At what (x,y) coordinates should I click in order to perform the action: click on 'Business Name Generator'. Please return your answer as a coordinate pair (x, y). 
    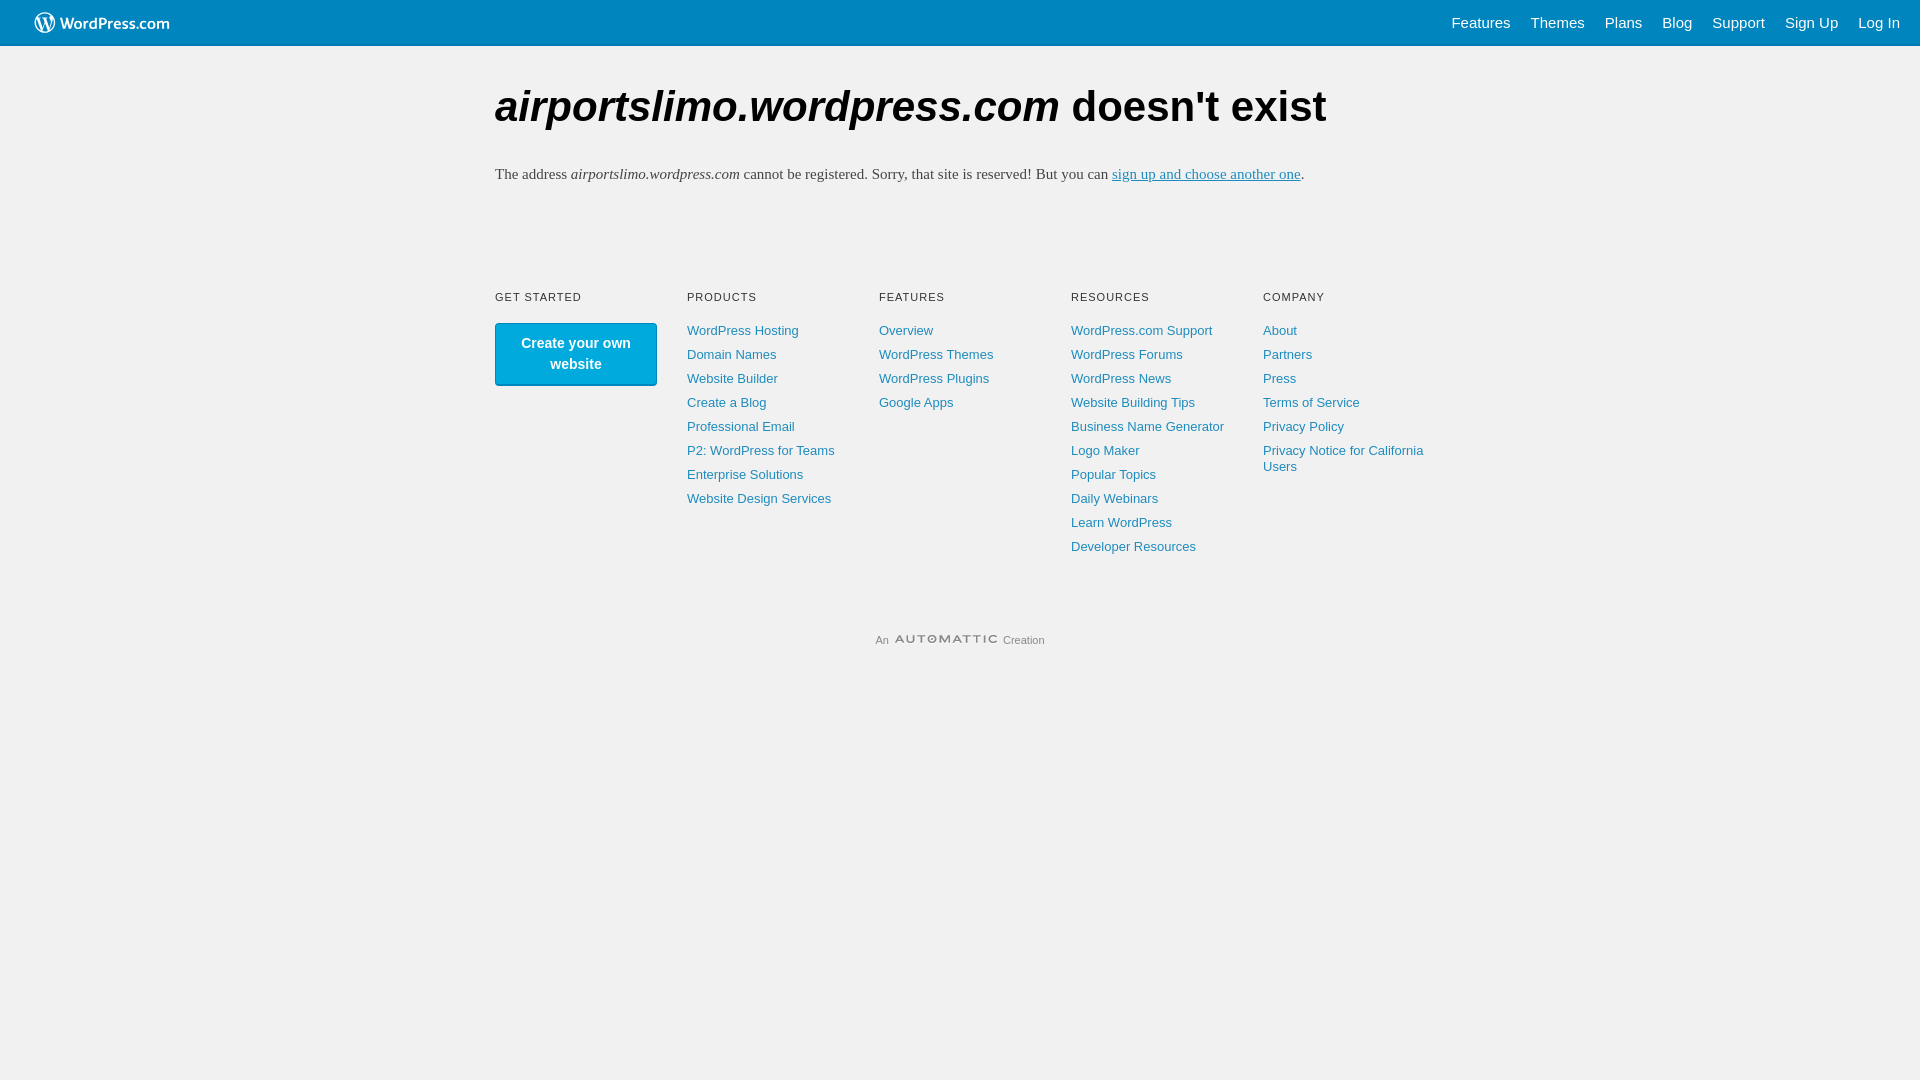
    Looking at the image, I should click on (1147, 425).